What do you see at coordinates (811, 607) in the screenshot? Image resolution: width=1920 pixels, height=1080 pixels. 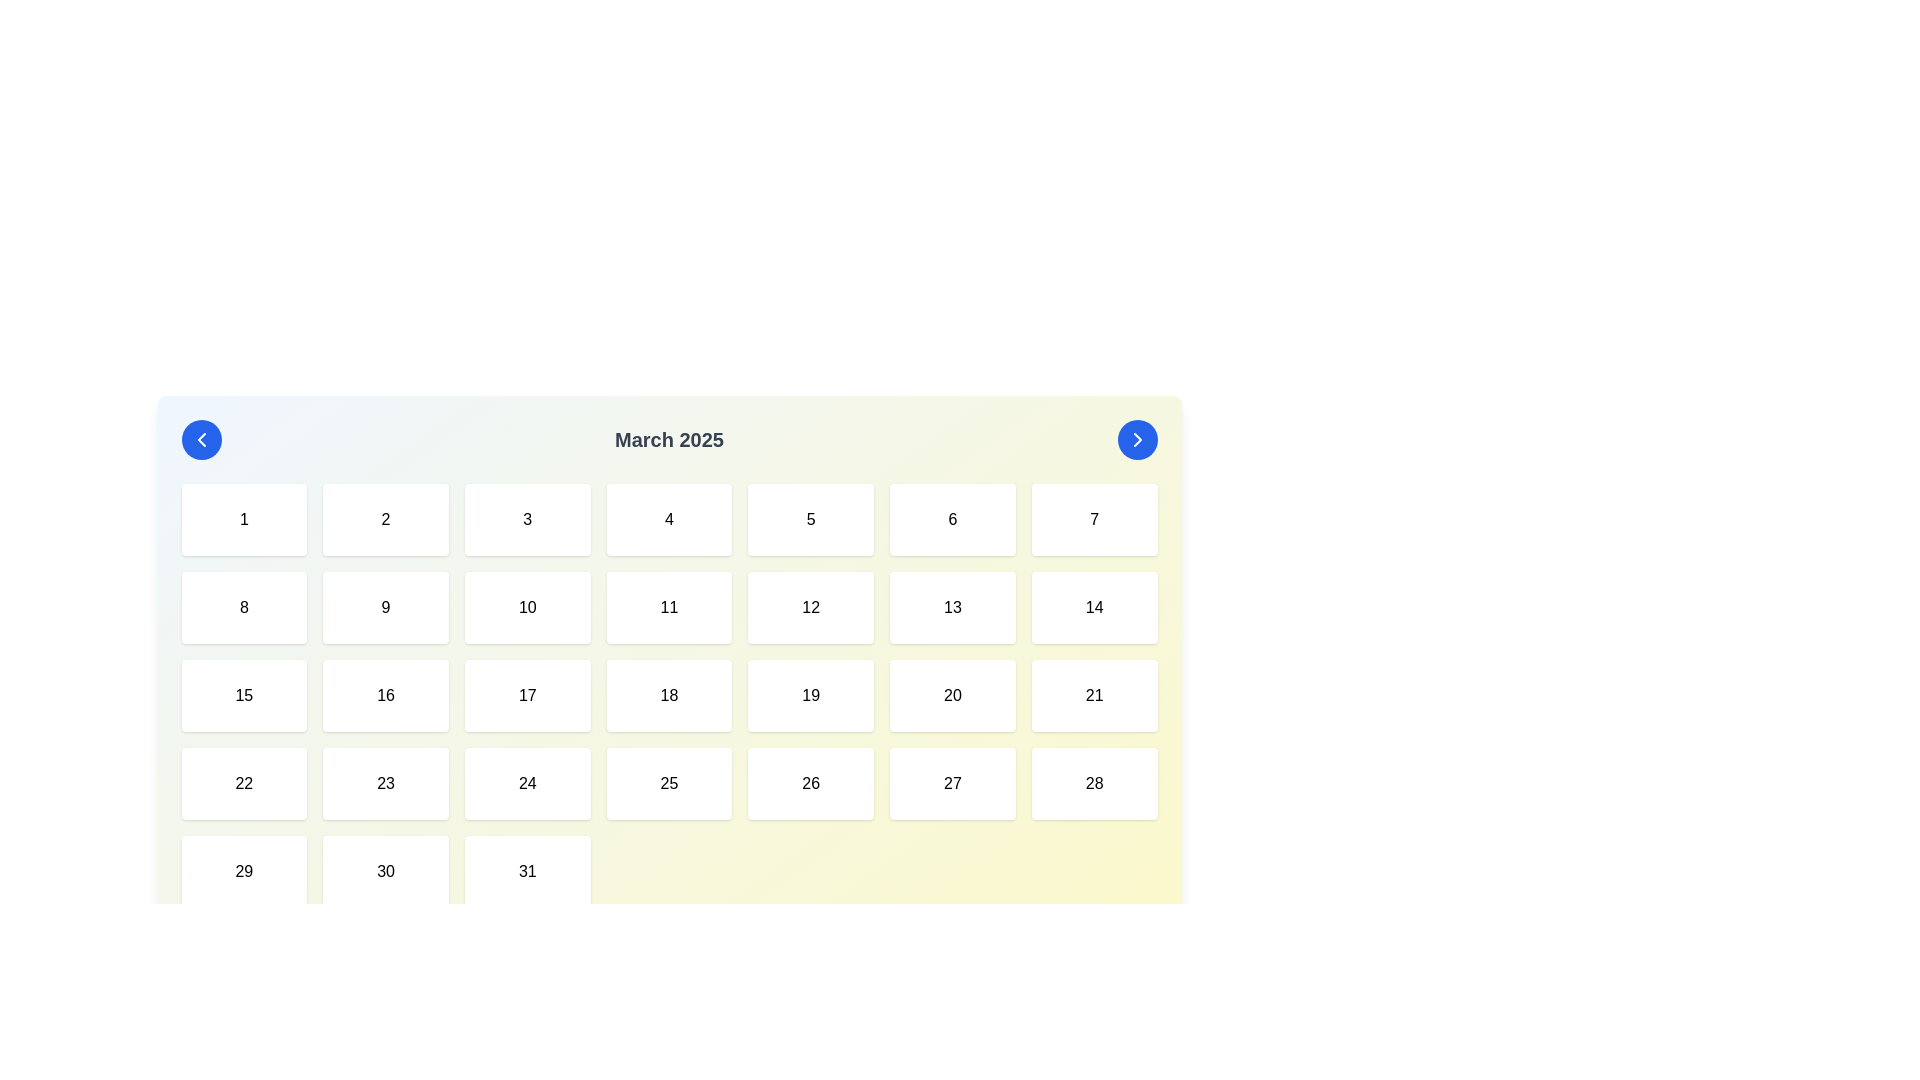 I see `the clickable date box displaying the number '12' in black text, located in the second row and fifth column of the grid` at bounding box center [811, 607].